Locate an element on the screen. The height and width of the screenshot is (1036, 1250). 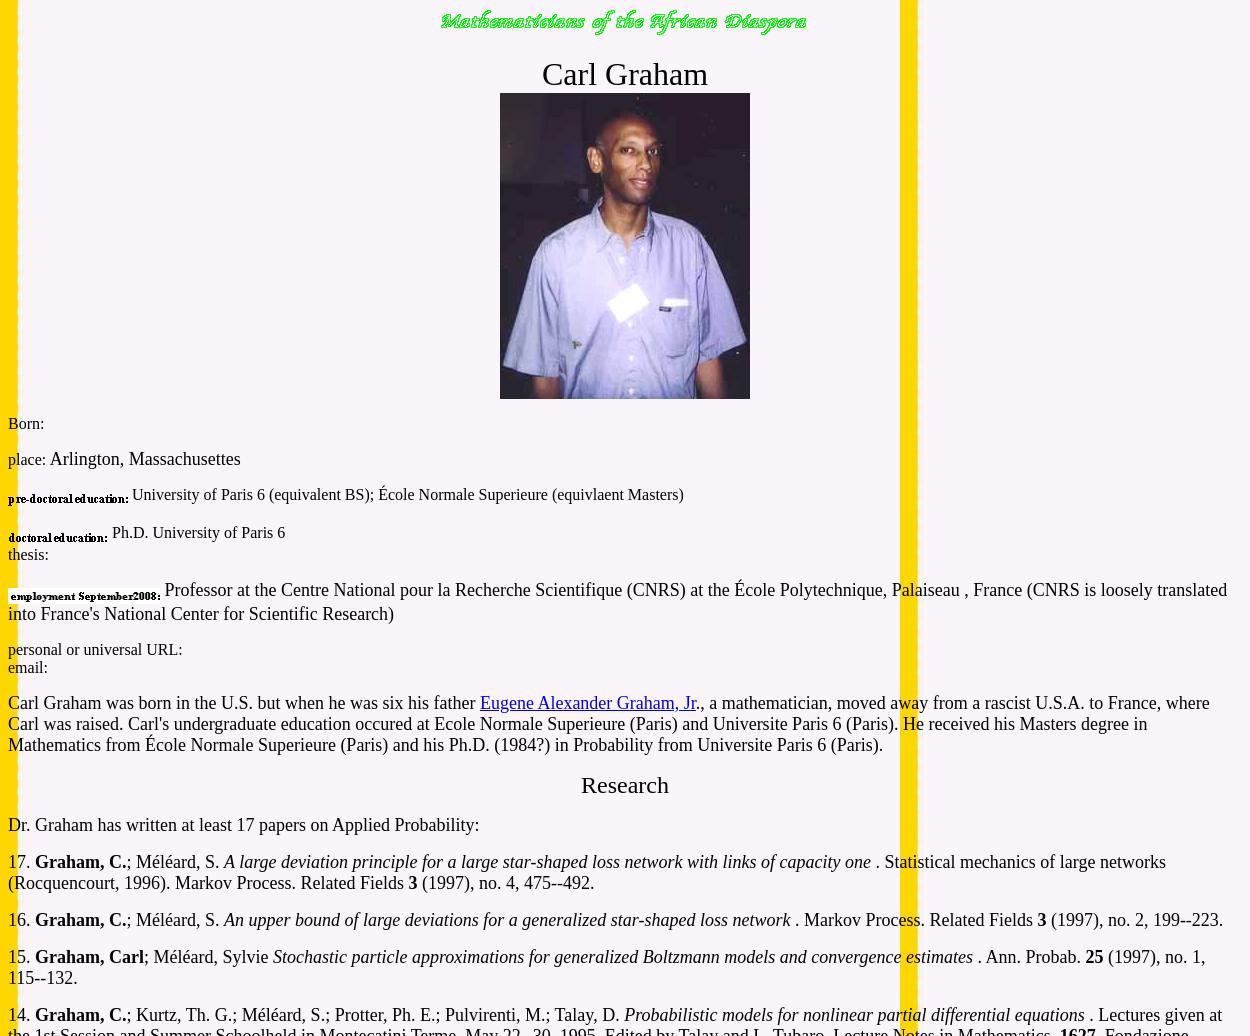
'email:' is located at coordinates (27, 667).